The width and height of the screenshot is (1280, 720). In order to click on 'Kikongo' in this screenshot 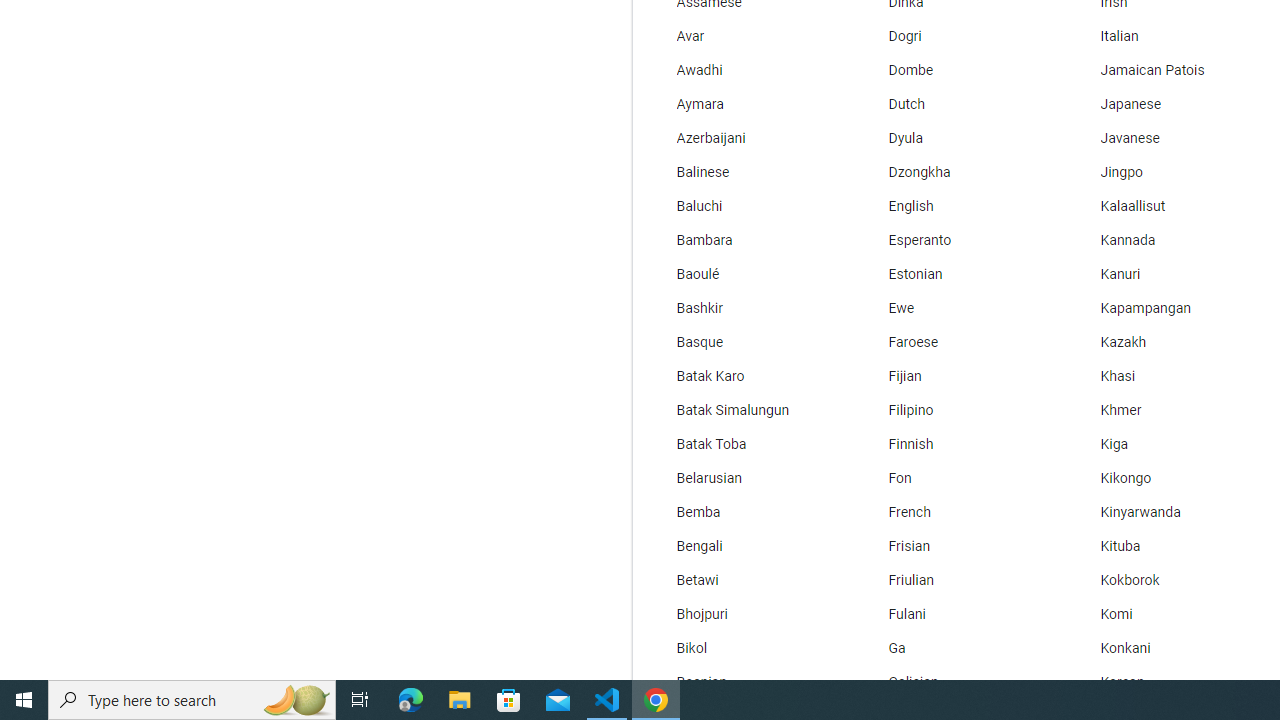, I will do `click(1169, 479)`.